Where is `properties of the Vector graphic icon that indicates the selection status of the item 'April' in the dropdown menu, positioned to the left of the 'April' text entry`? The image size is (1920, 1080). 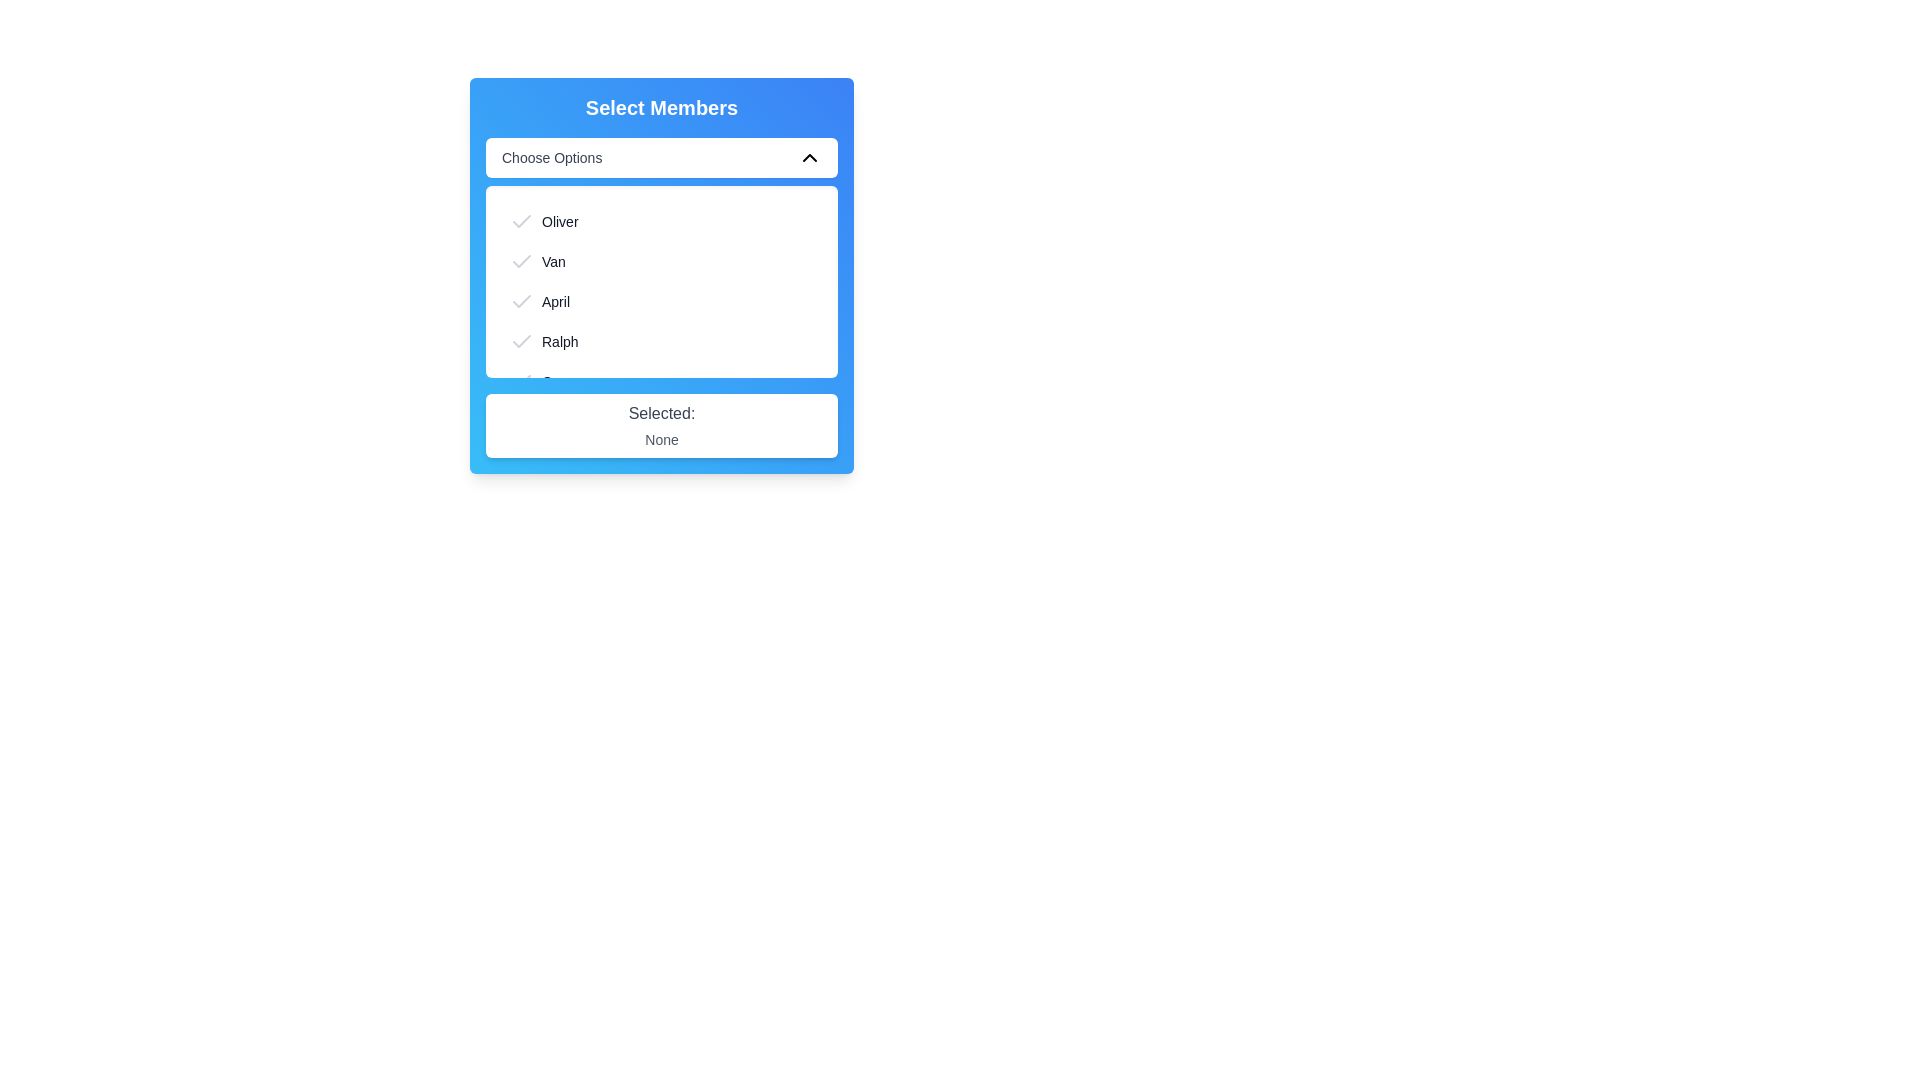 properties of the Vector graphic icon that indicates the selection status of the item 'April' in the dropdown menu, positioned to the left of the 'April' text entry is located at coordinates (522, 301).